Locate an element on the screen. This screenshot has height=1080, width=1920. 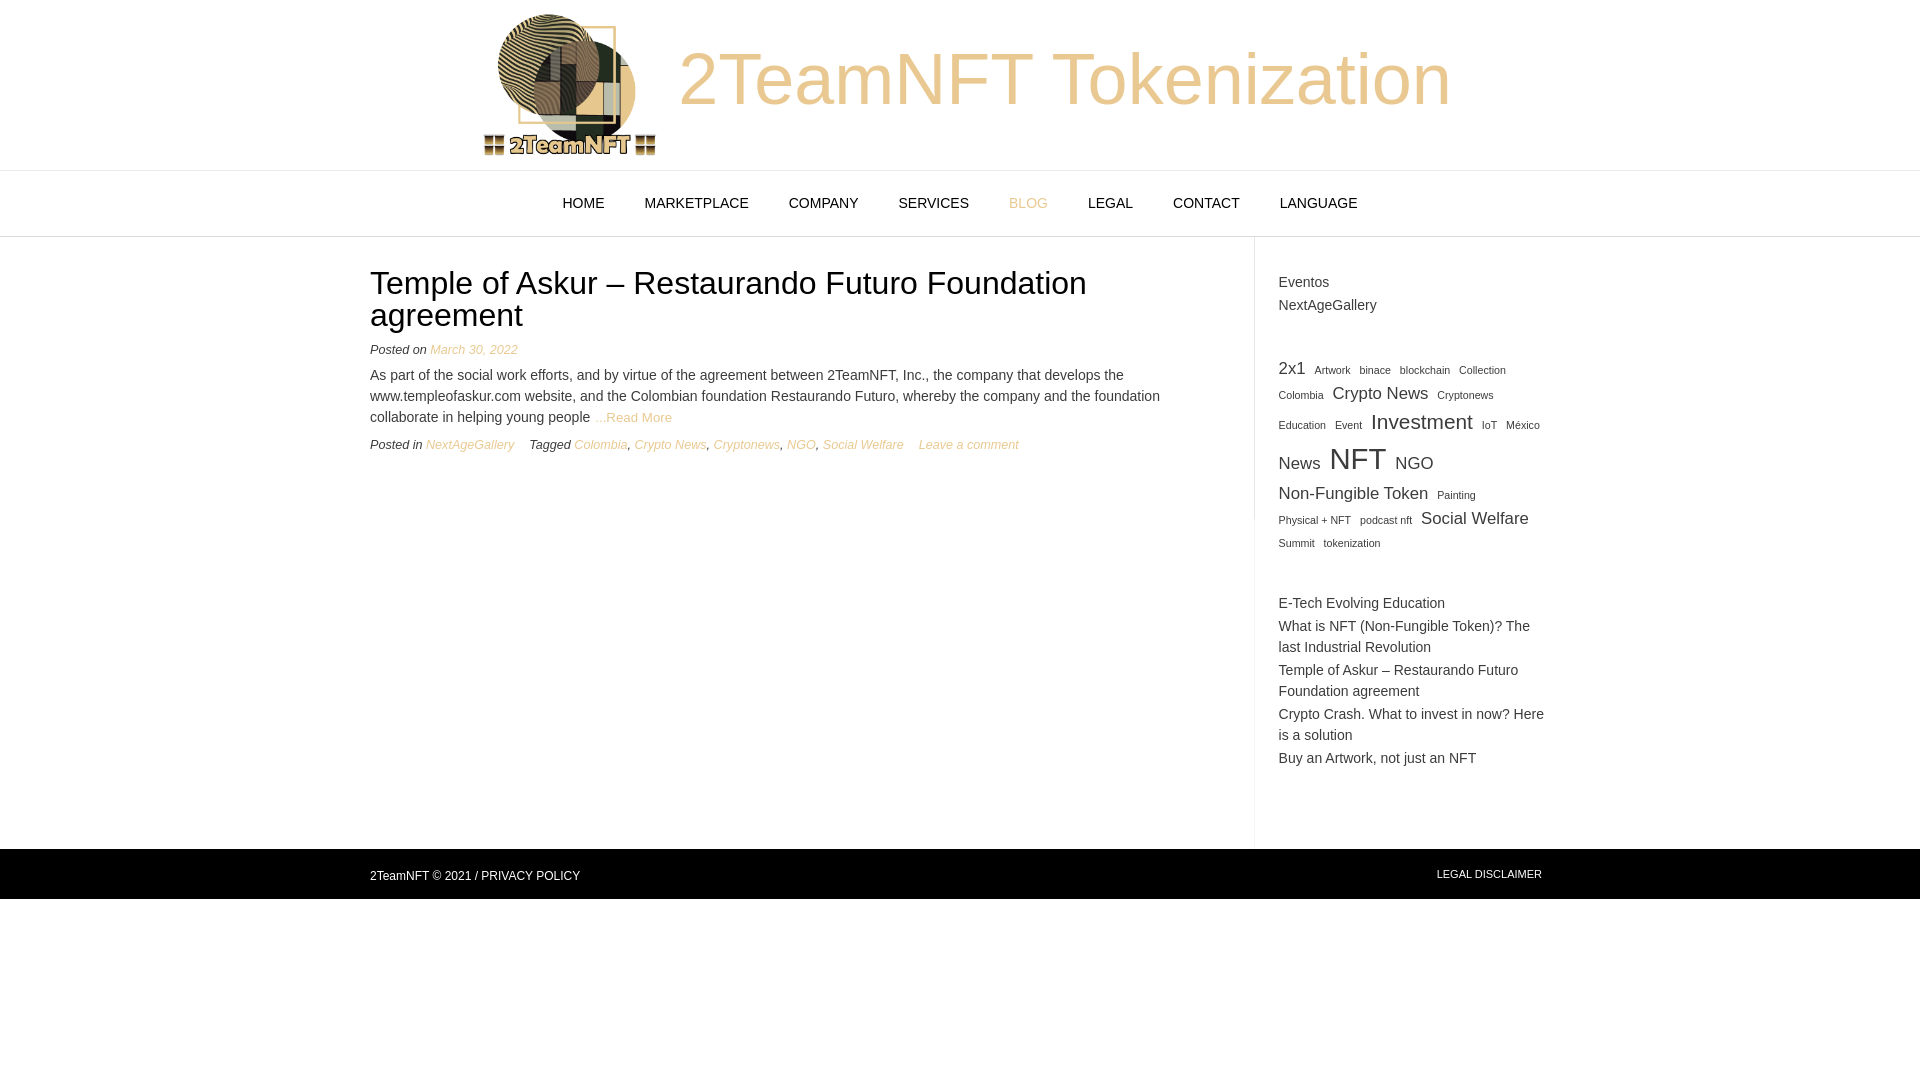
'Education' is located at coordinates (1302, 423).